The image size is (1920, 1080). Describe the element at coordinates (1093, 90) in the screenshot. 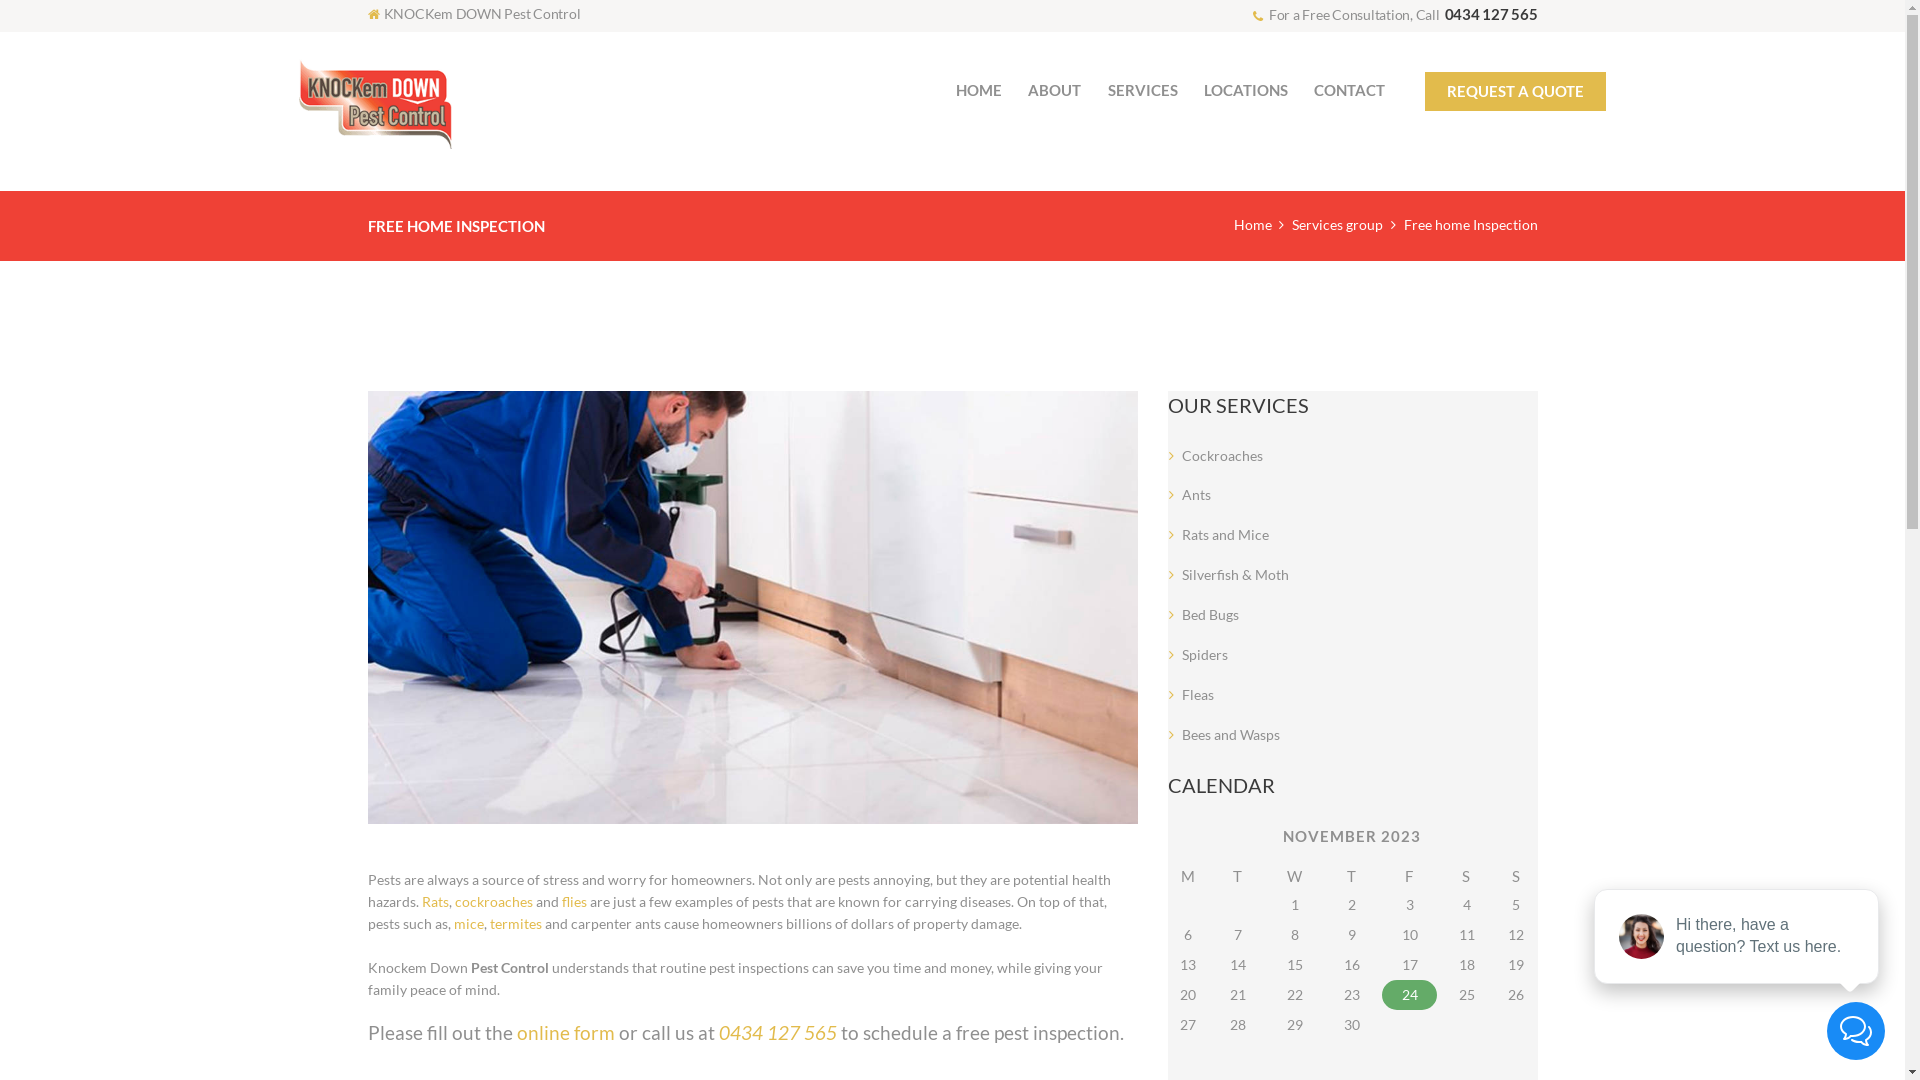

I see `'SERVICES'` at that location.